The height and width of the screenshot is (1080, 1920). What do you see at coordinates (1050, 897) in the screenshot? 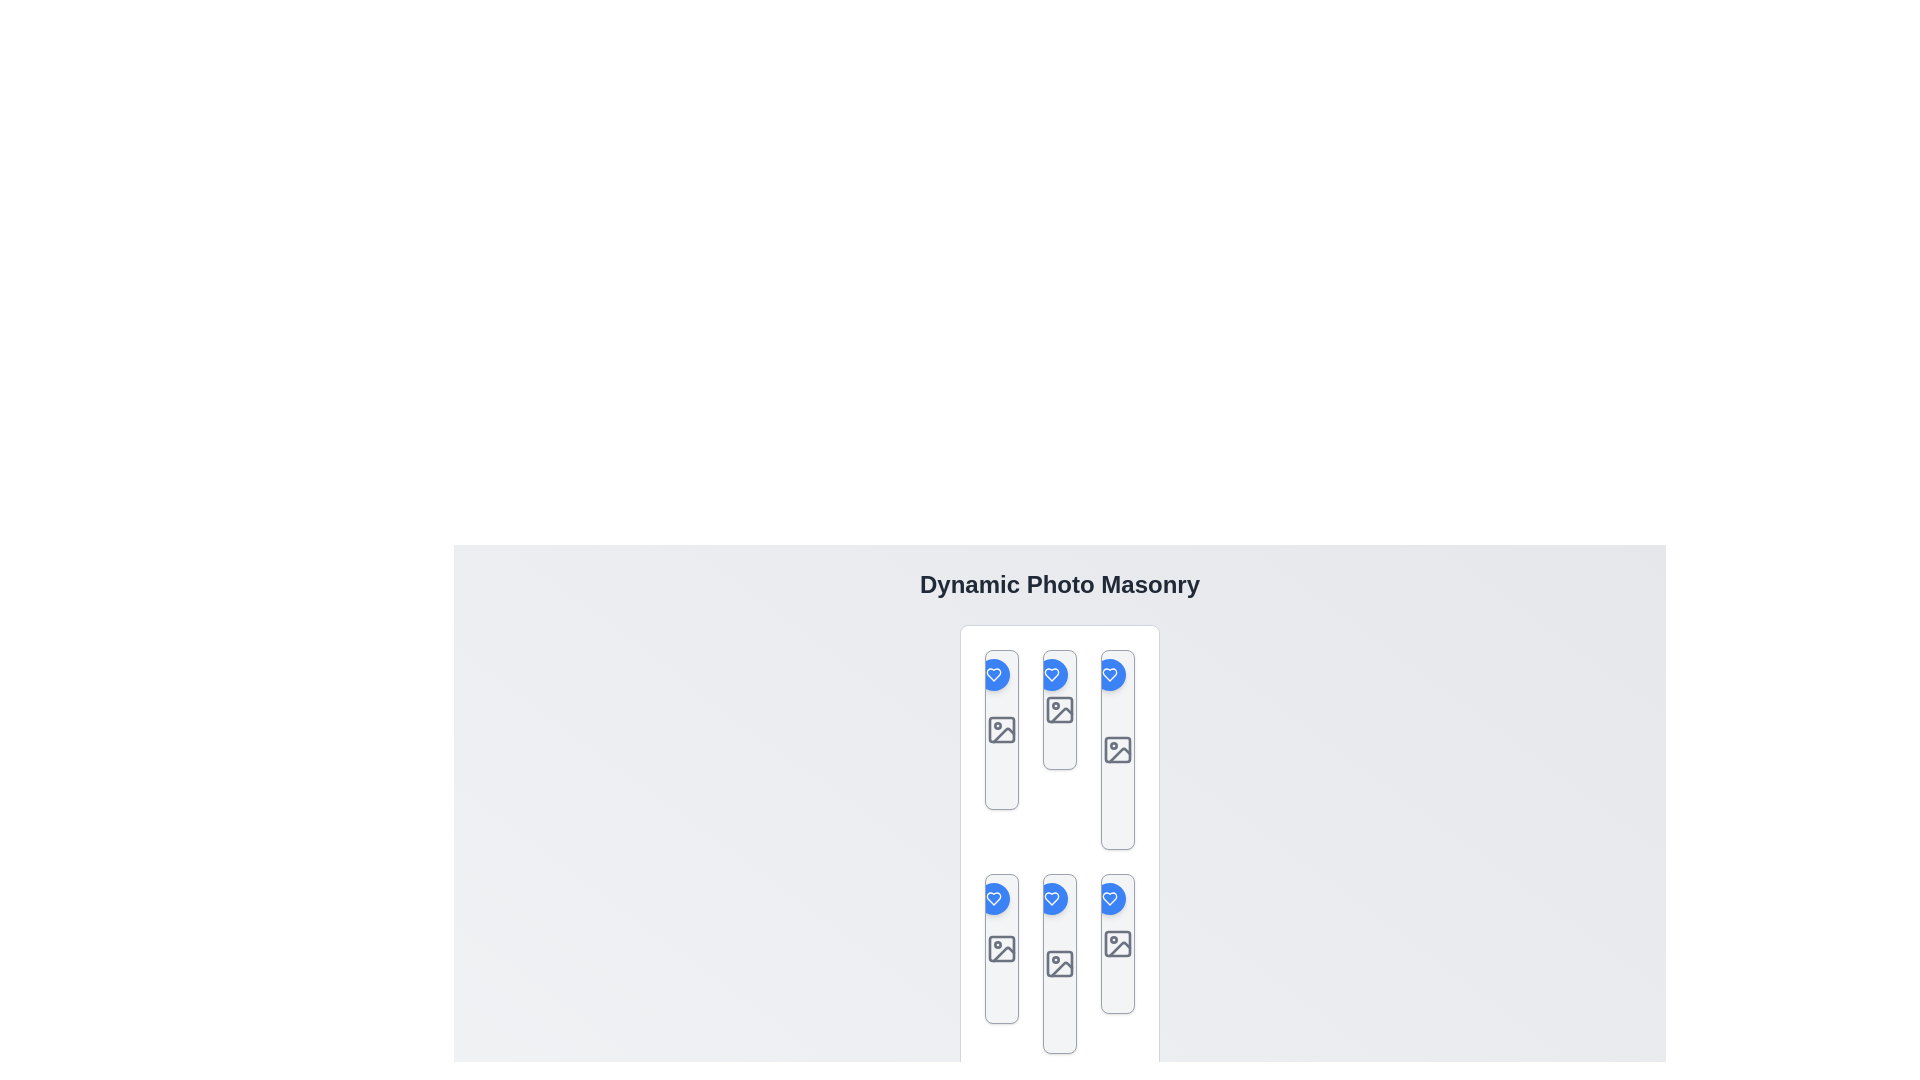
I see `the heart icon located in the upper-right corner of the card within the interactive button under the title 'Dynamic Photo Masonry' to like the item` at bounding box center [1050, 897].